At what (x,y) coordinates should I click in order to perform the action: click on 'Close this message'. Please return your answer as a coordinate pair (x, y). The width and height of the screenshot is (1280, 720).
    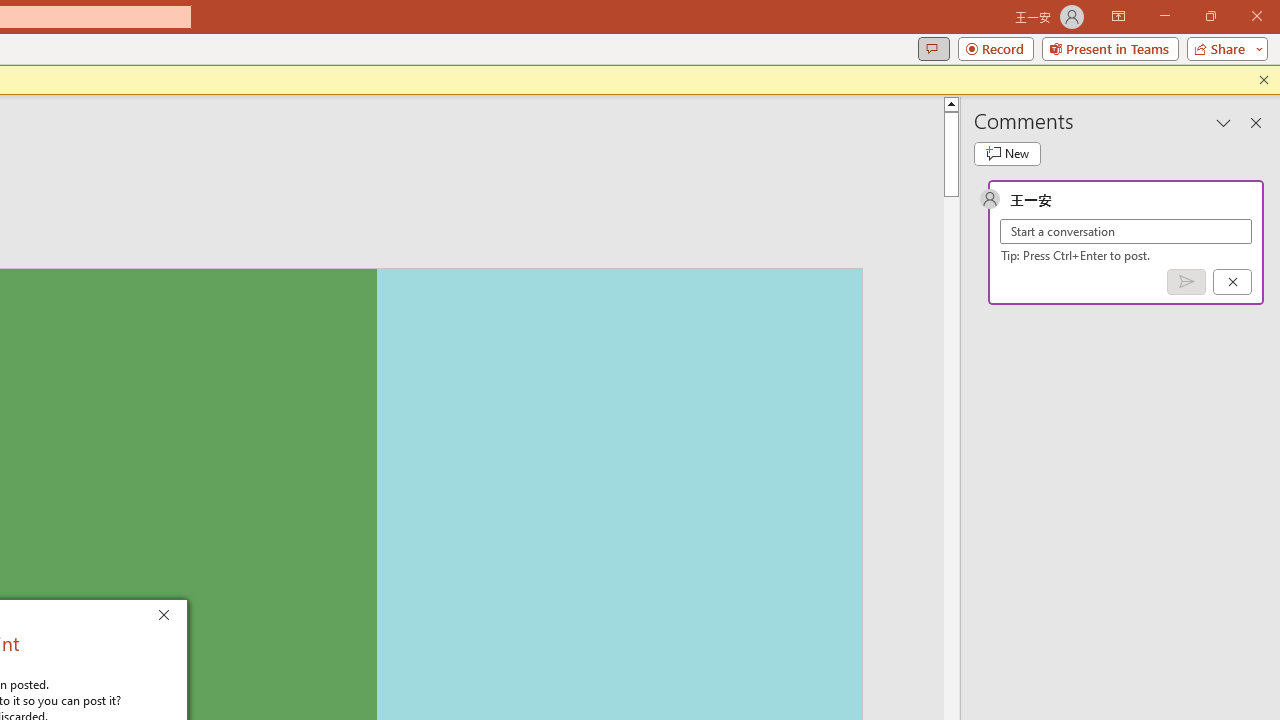
    Looking at the image, I should click on (1263, 79).